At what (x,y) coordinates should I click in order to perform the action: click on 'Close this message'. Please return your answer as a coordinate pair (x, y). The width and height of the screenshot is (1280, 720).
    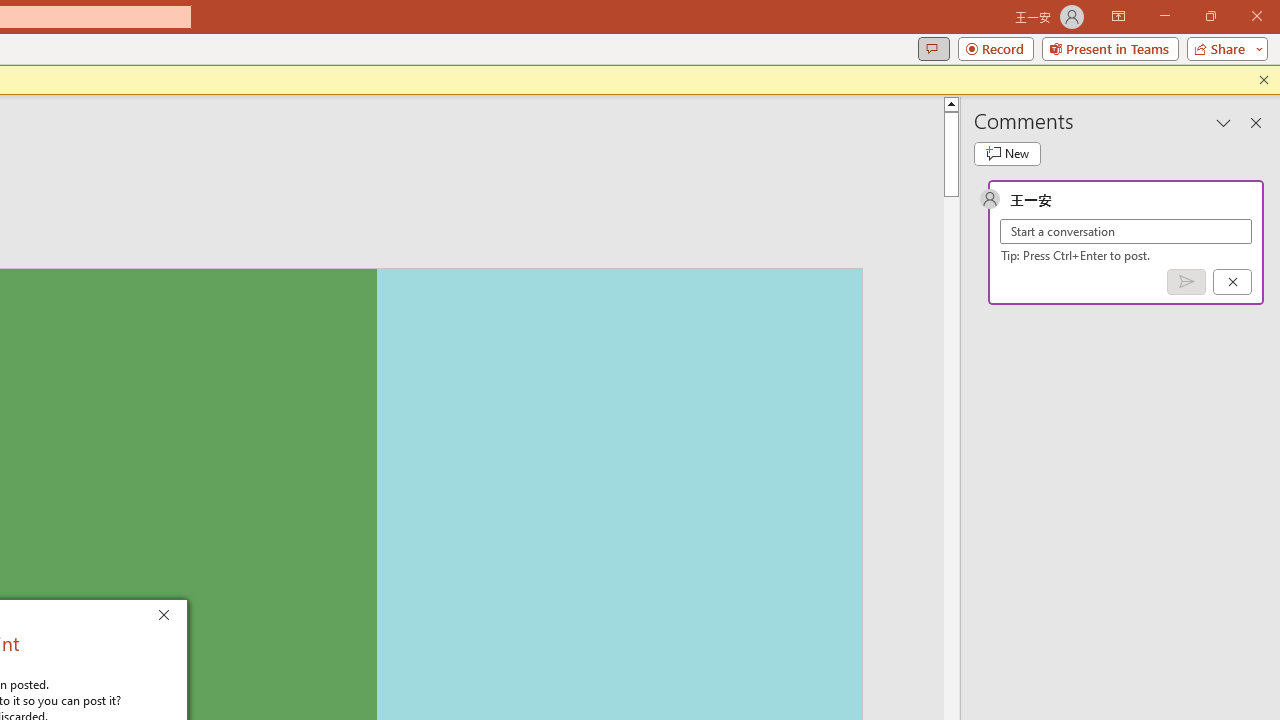
    Looking at the image, I should click on (1263, 79).